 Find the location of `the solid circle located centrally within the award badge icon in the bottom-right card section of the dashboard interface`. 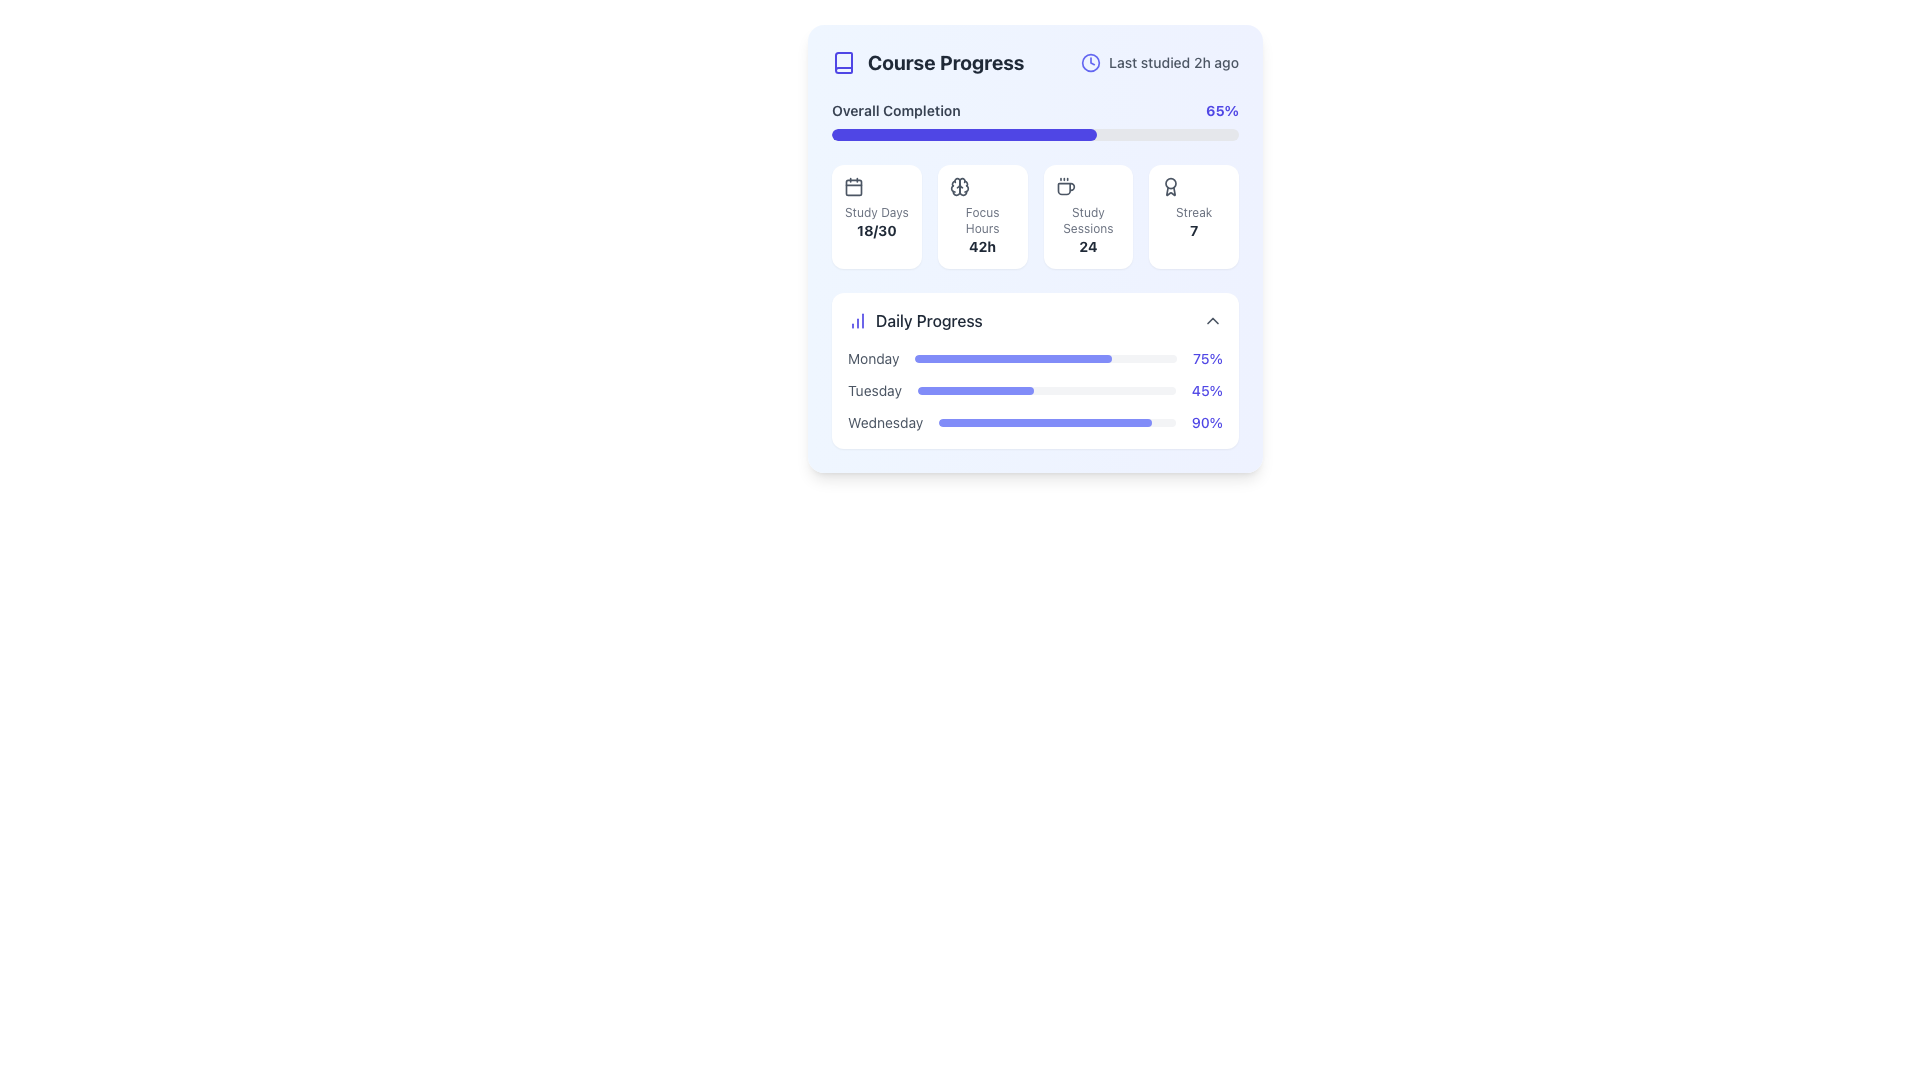

the solid circle located centrally within the award badge icon in the bottom-right card section of the dashboard interface is located at coordinates (1171, 183).